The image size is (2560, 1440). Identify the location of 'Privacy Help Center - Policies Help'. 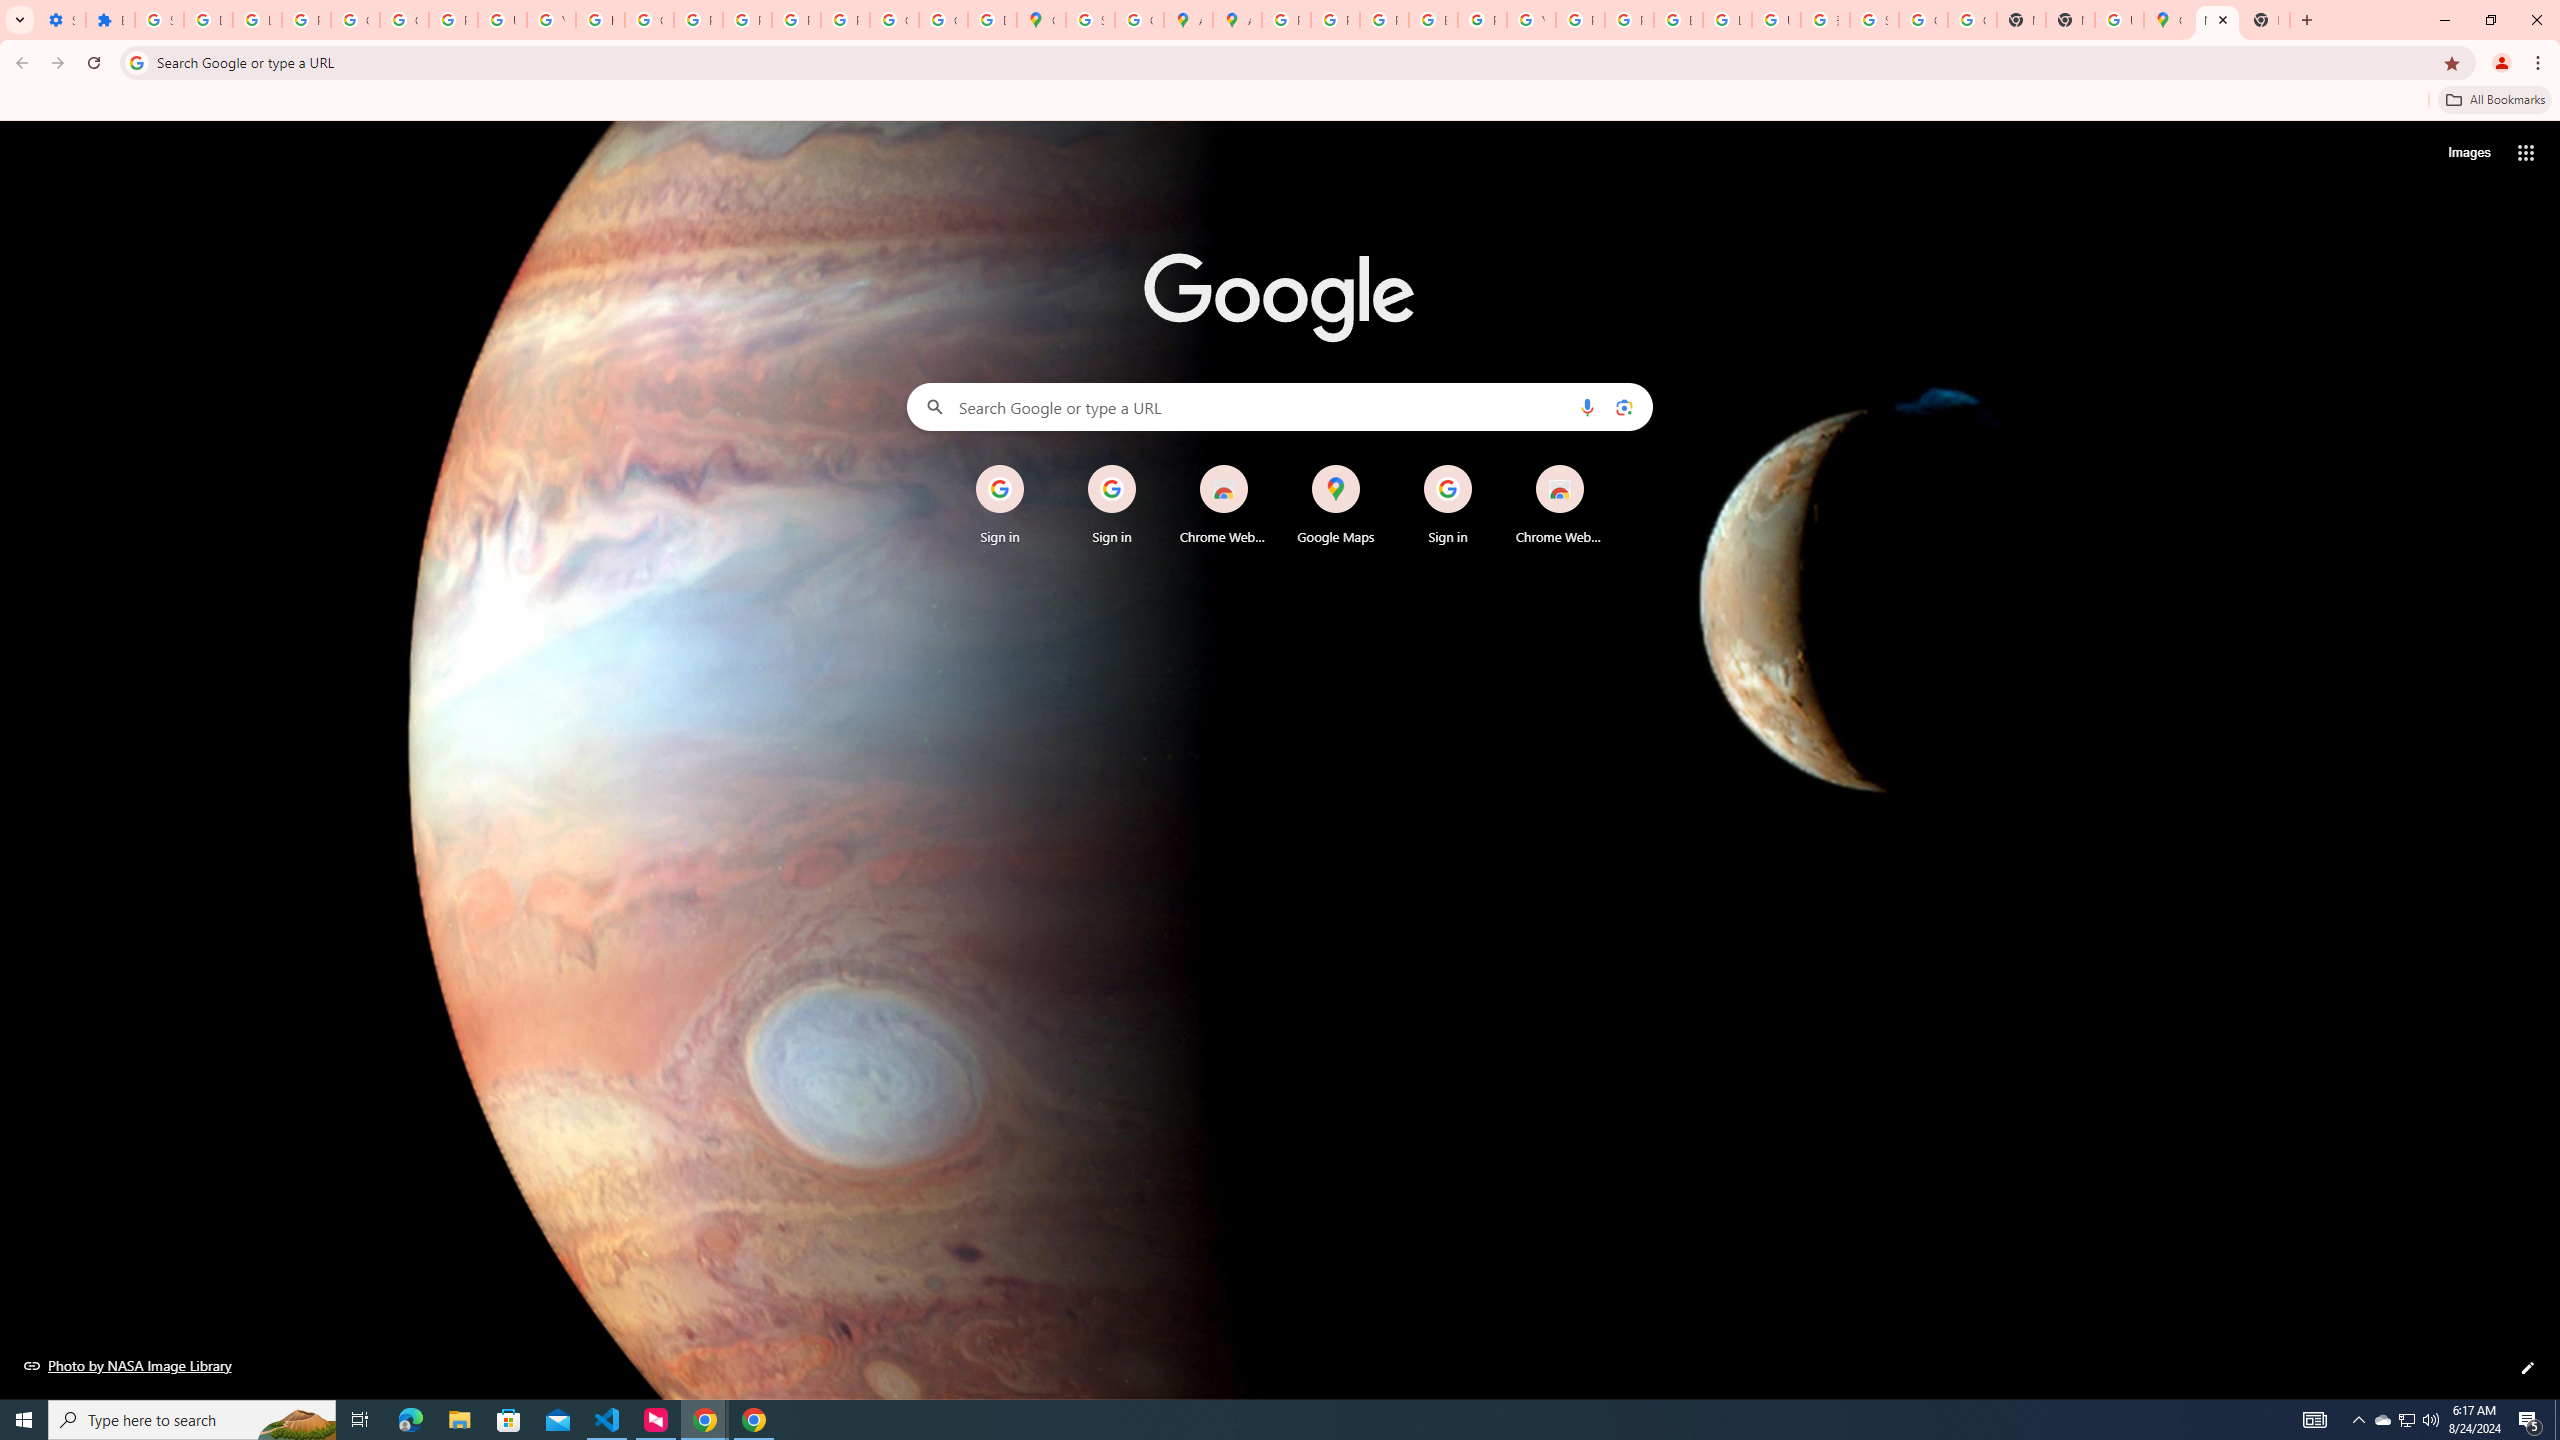
(1383, 19).